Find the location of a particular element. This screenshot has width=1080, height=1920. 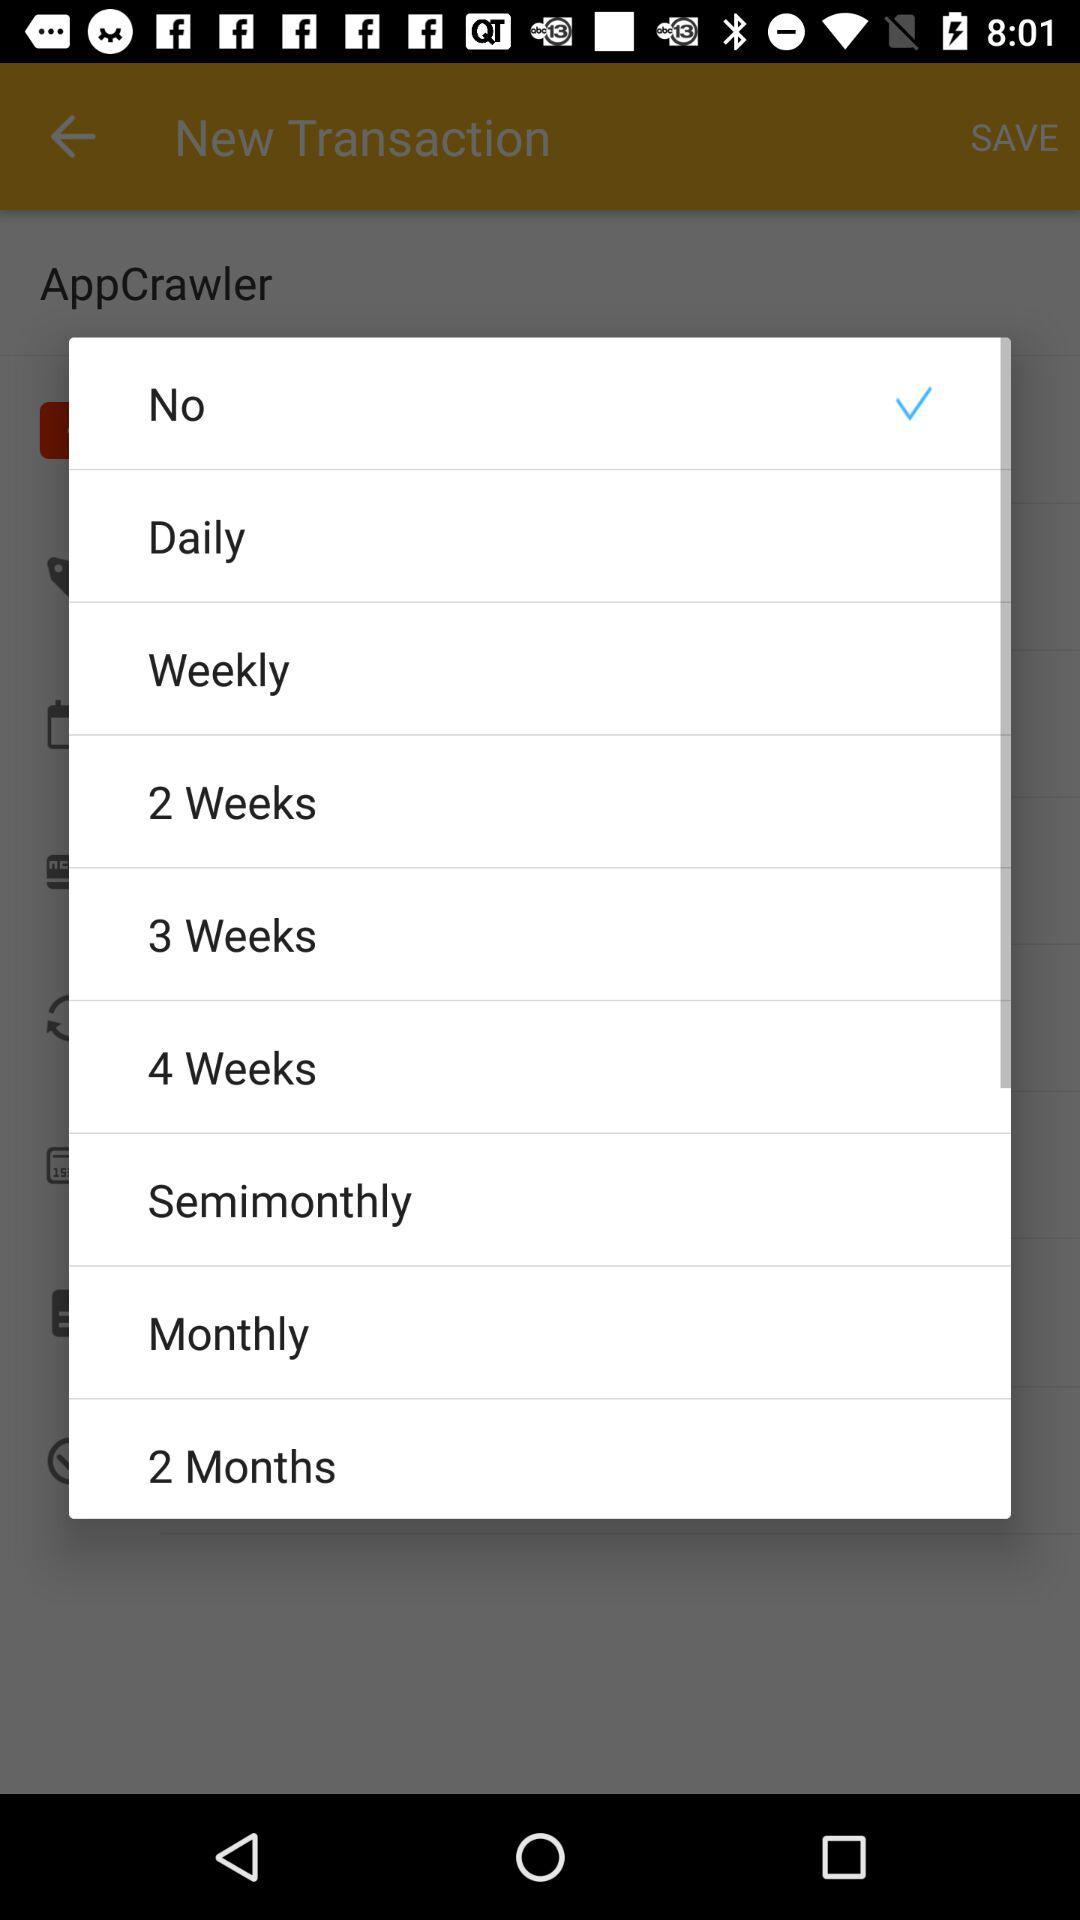

2 months icon is located at coordinates (540, 1459).